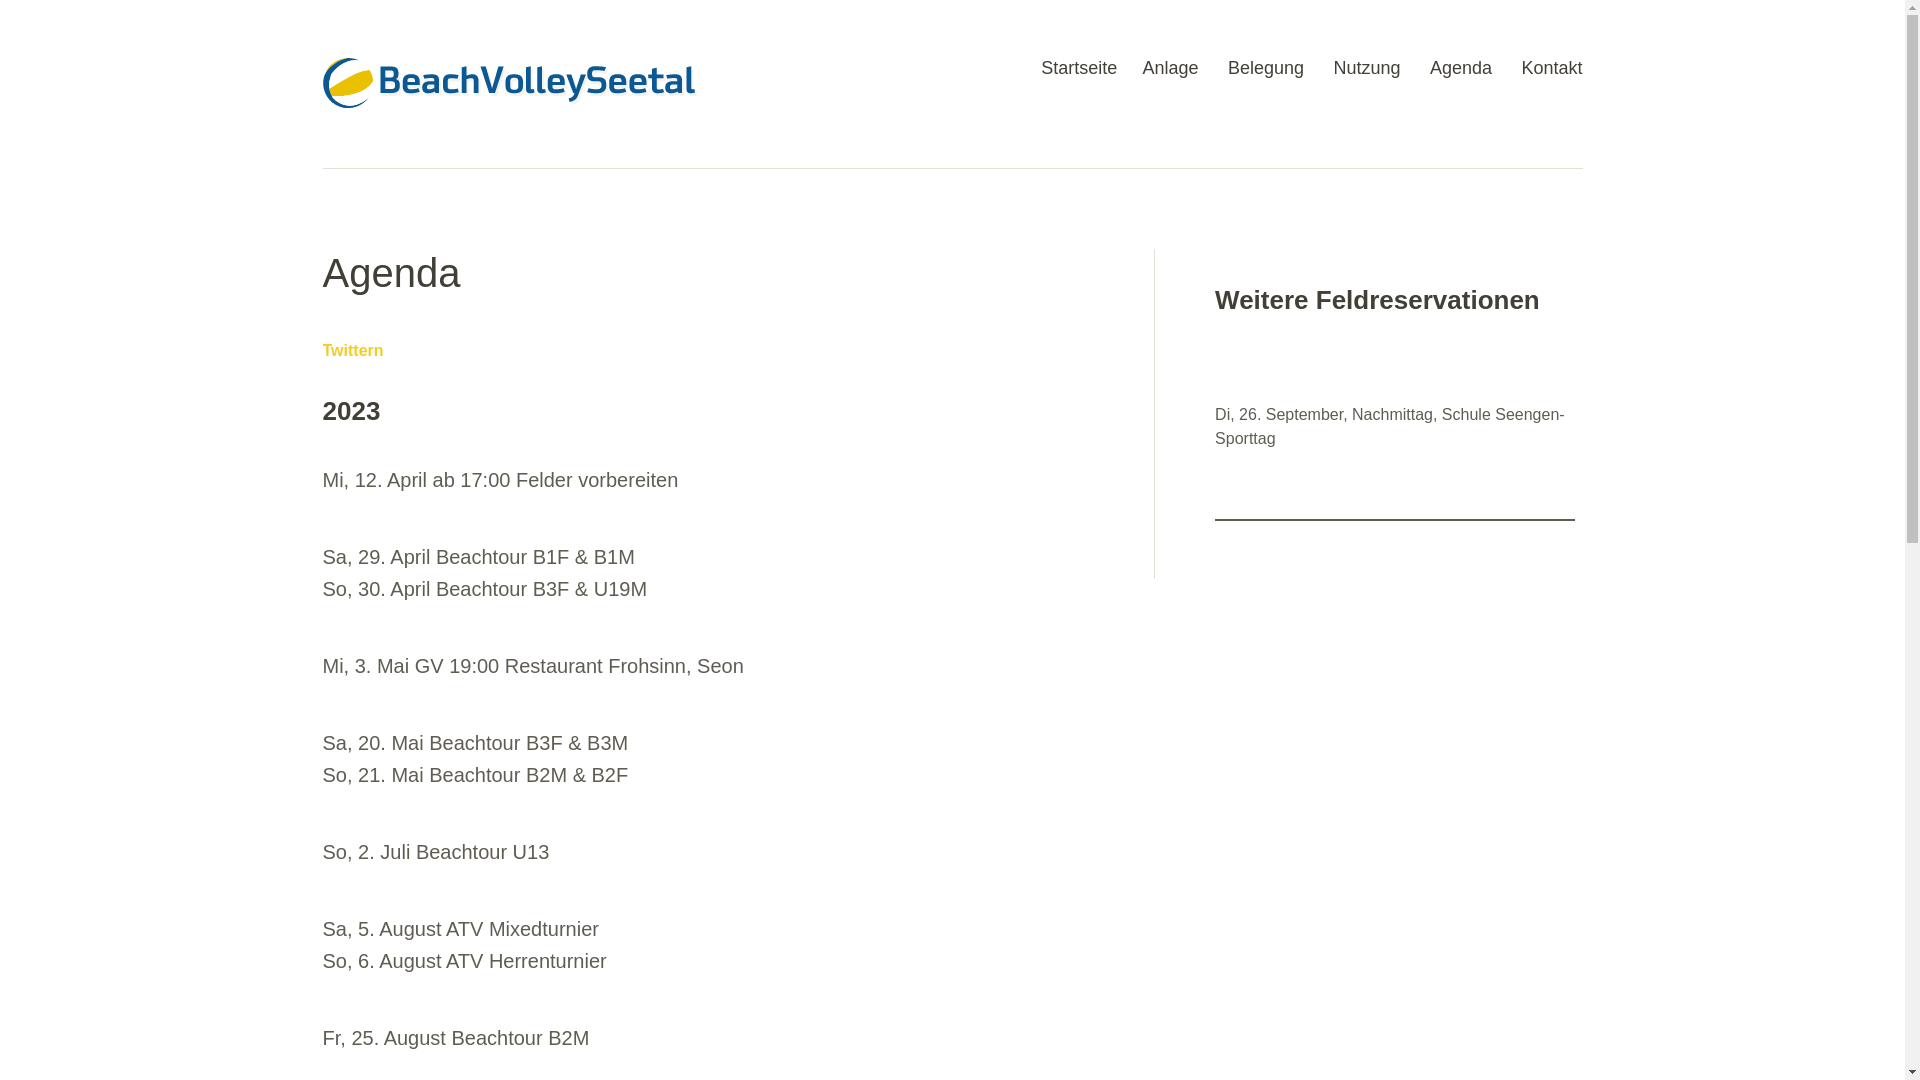  Describe the element at coordinates (1265, 76) in the screenshot. I see `'Belegung'` at that location.